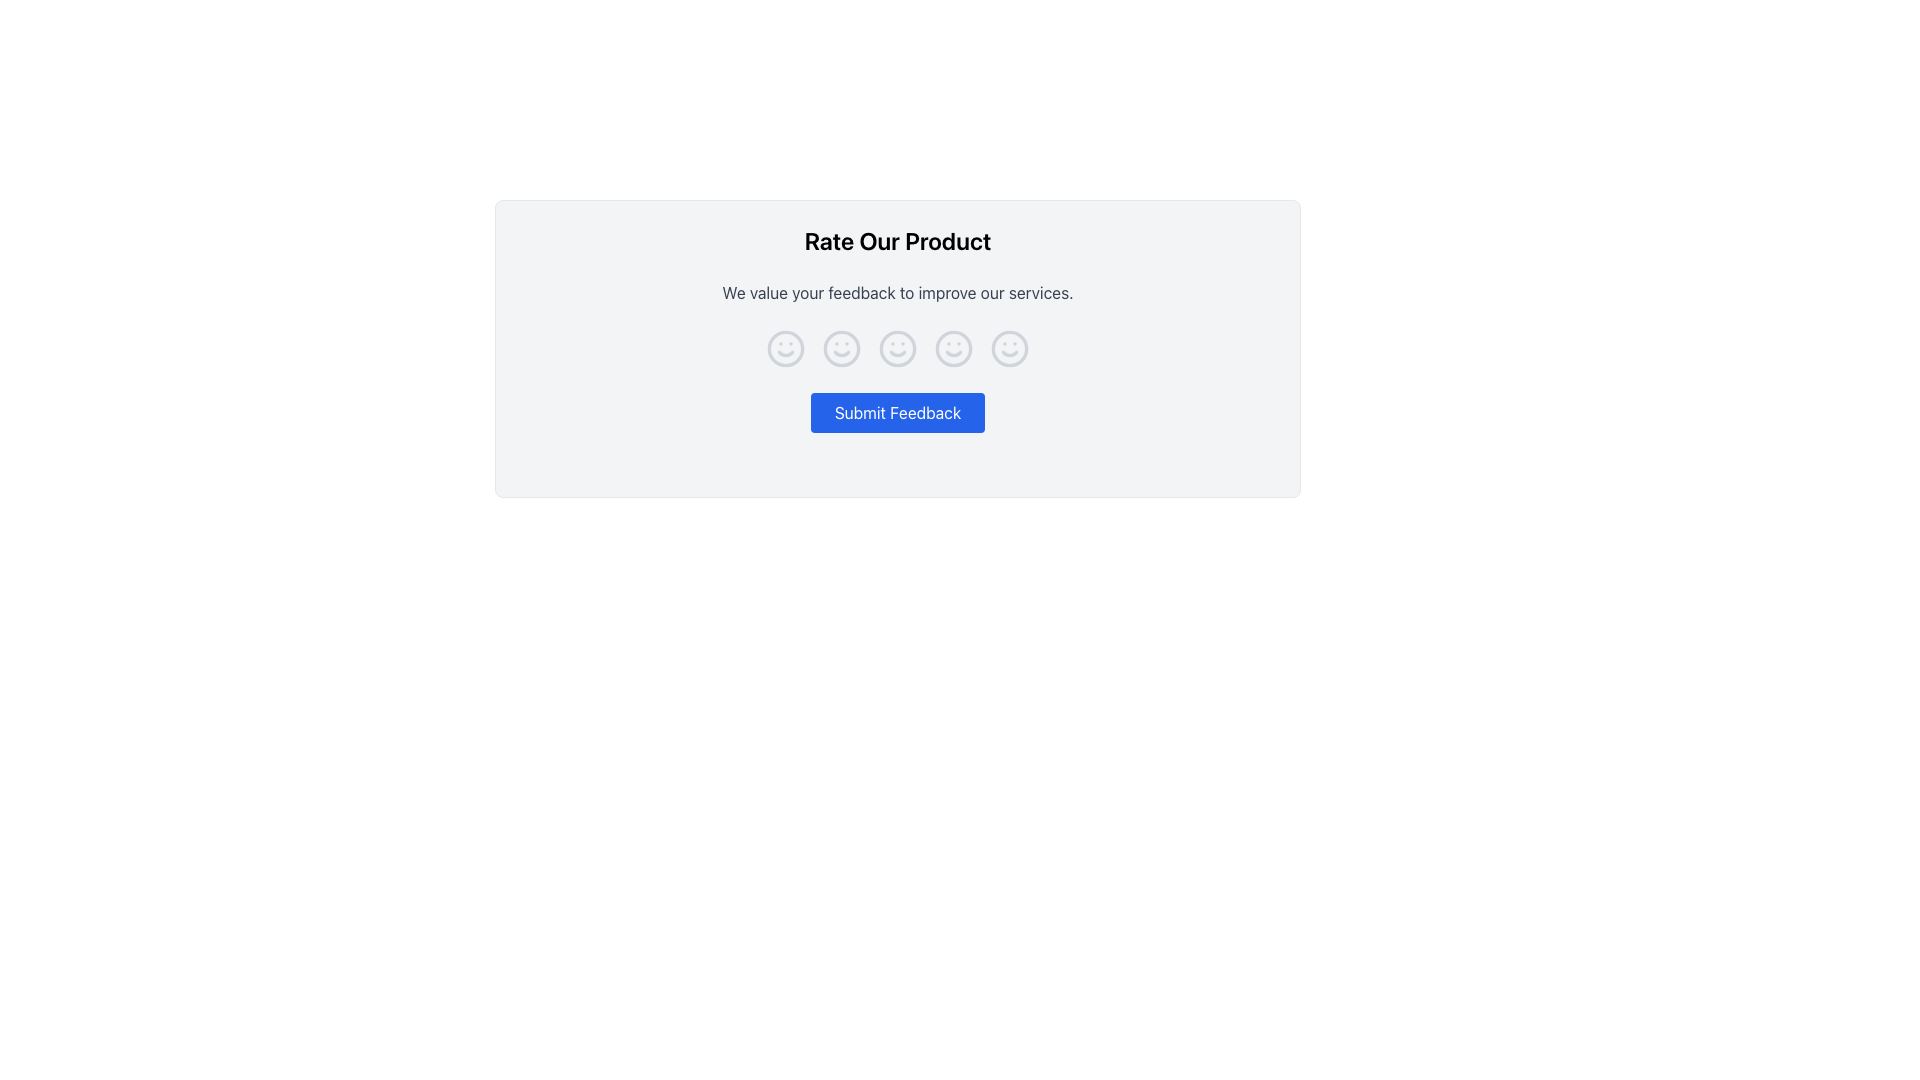 The height and width of the screenshot is (1080, 1920). I want to click on the central circular base of the third smiley face icon in the rating options below the feedback text and above the submit button, so click(953, 347).